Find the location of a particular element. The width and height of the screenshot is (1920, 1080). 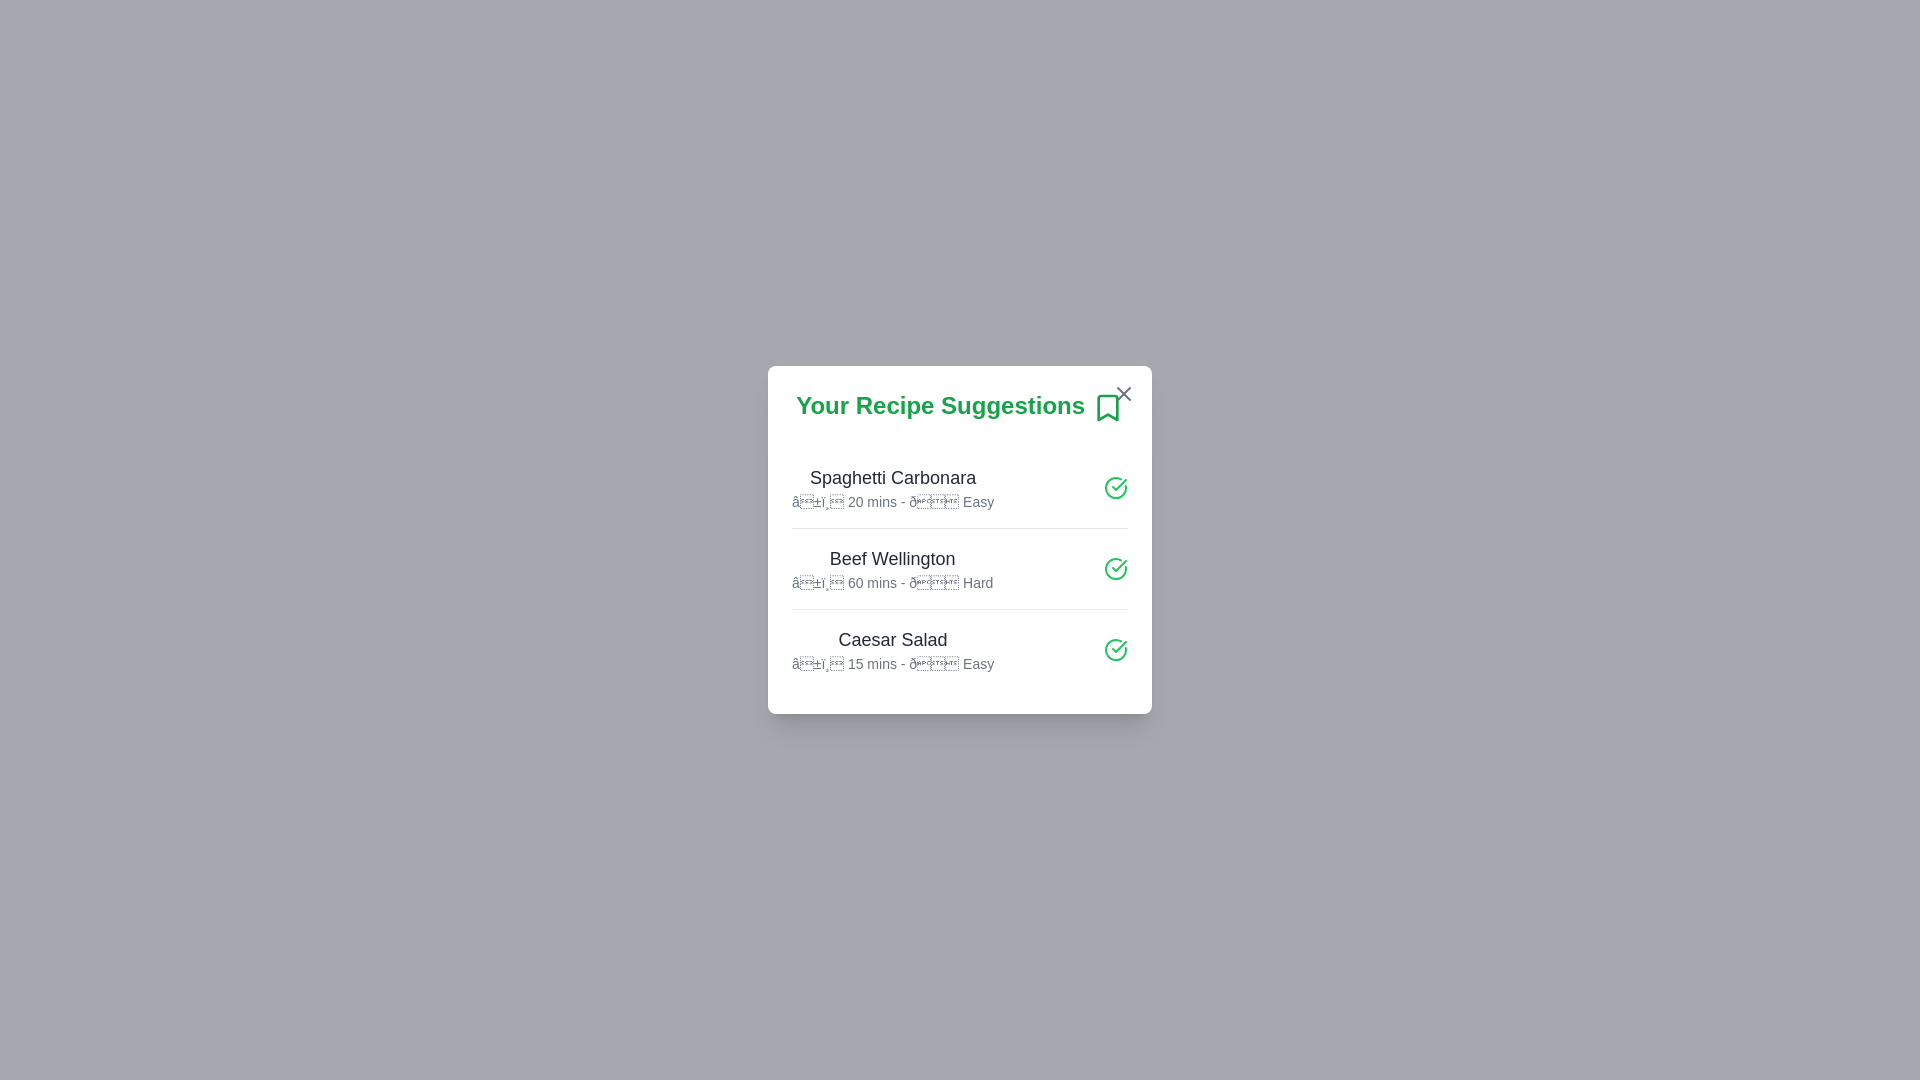

the check icon for the recipe Spaghetti Carbonara is located at coordinates (1115, 486).